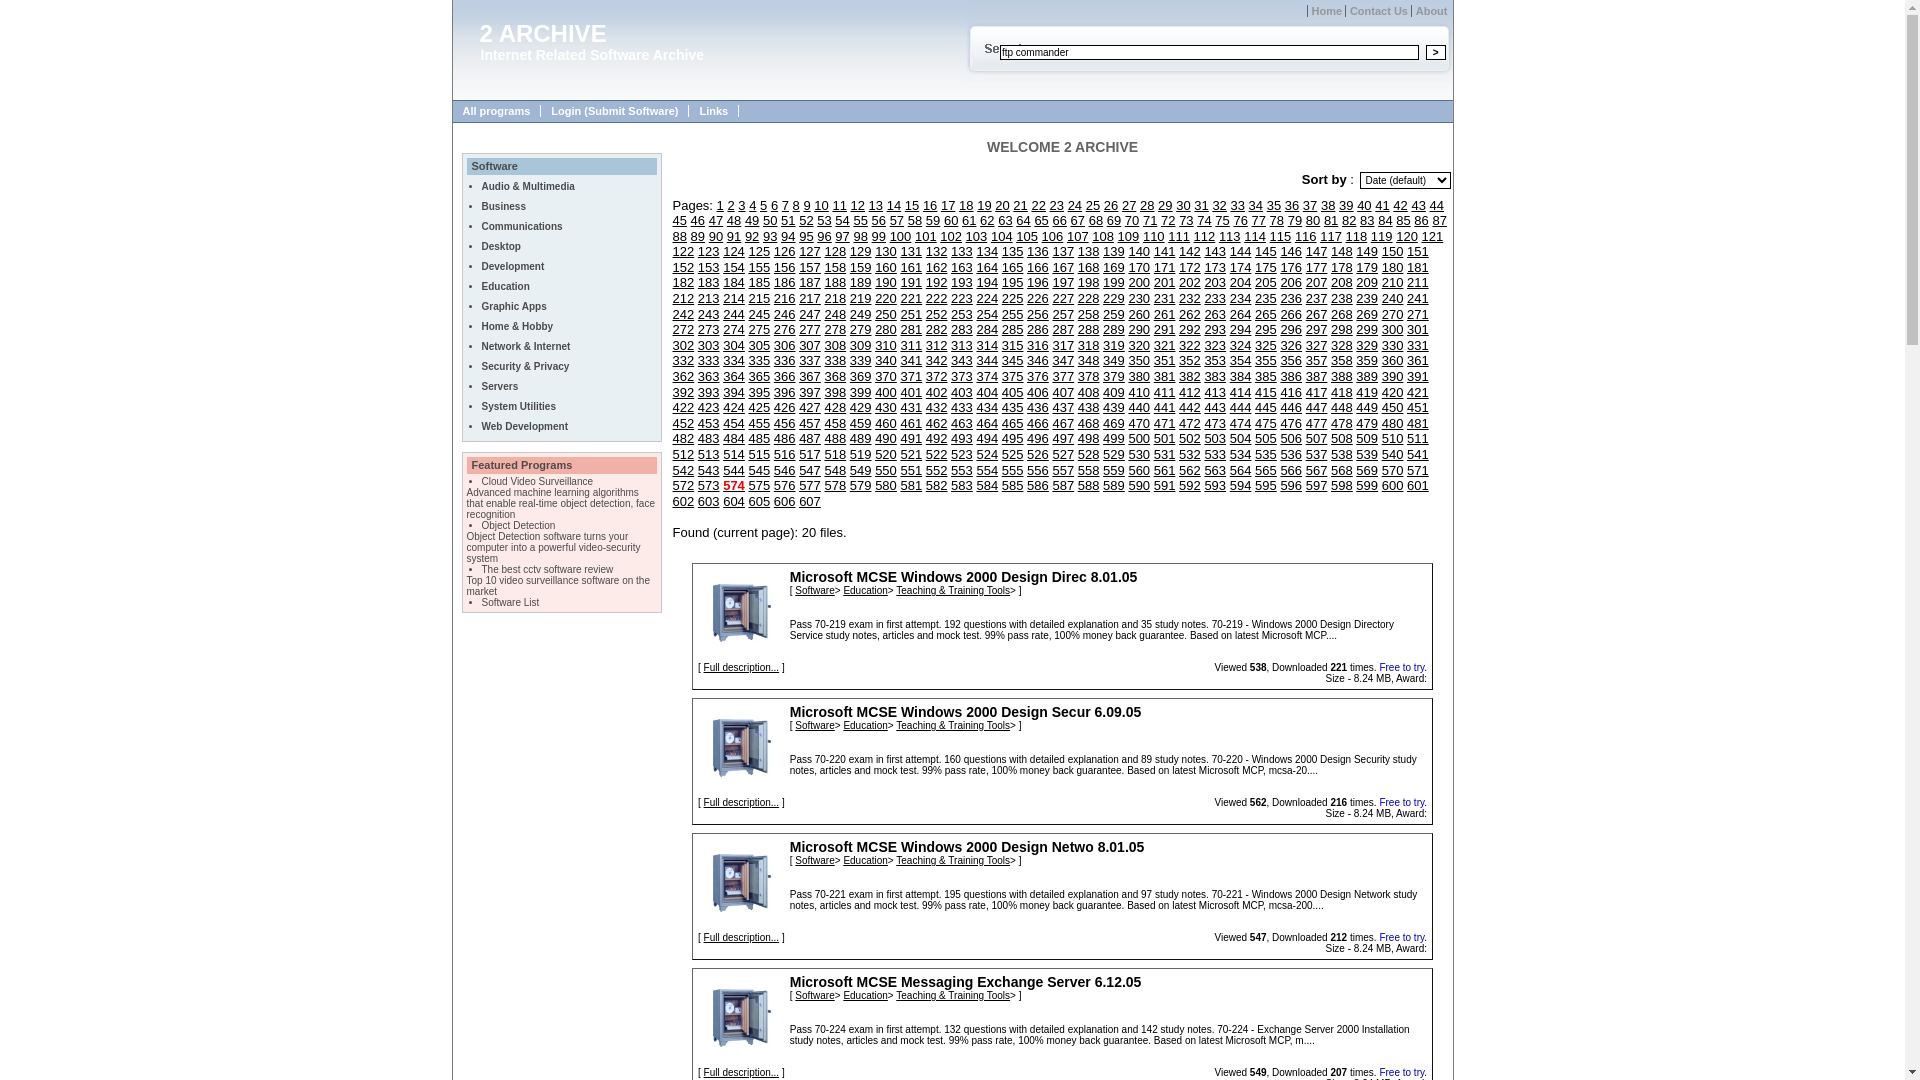 Image resolution: width=1920 pixels, height=1080 pixels. I want to click on '131', so click(899, 250).